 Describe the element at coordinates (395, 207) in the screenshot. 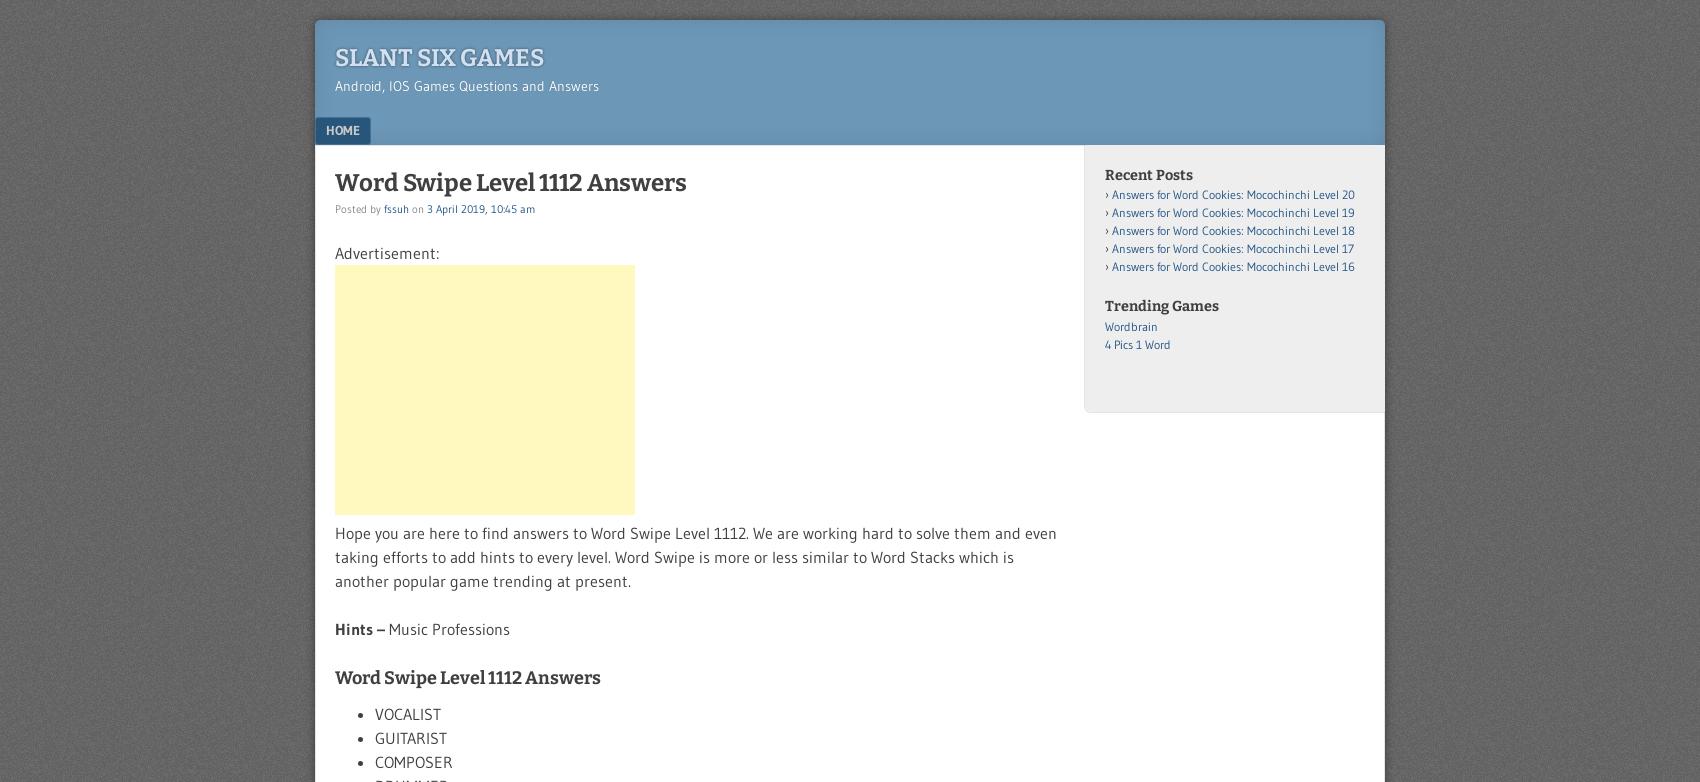

I see `'fssuh'` at that location.